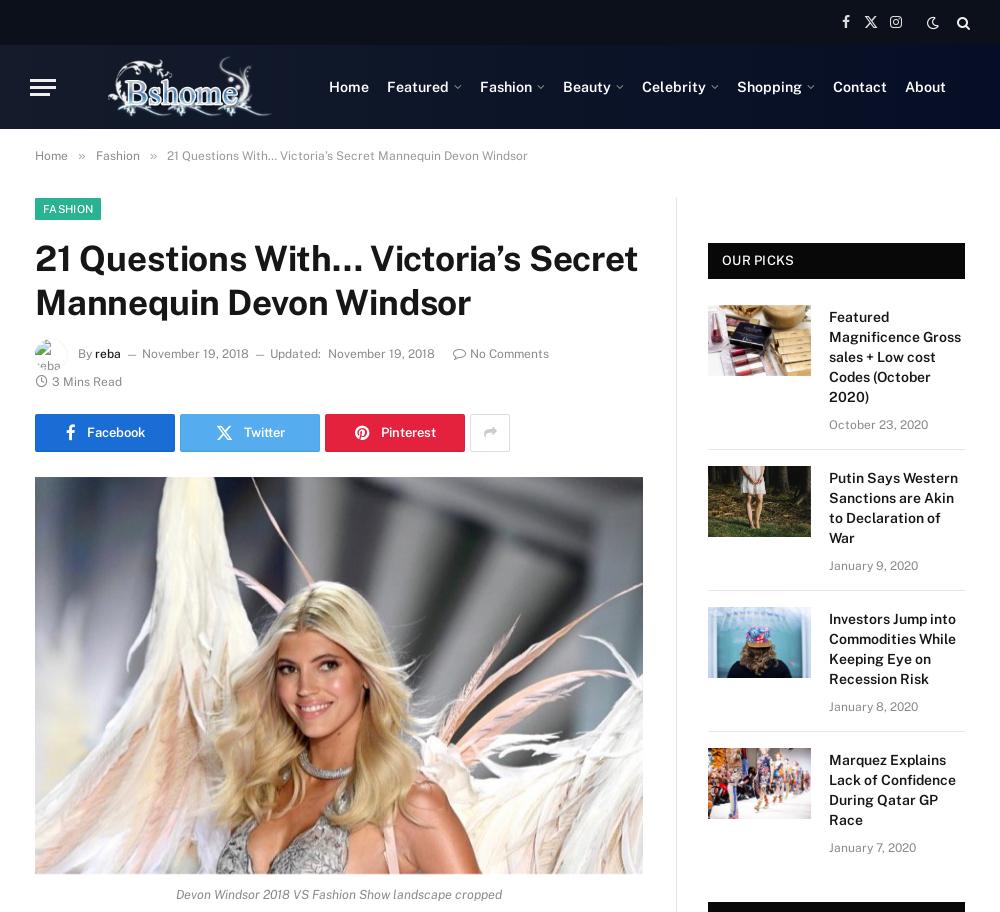 This screenshot has height=912, width=1000. I want to click on 'Putin Says Western Sanctions are Akin to Declaration of War', so click(827, 506).